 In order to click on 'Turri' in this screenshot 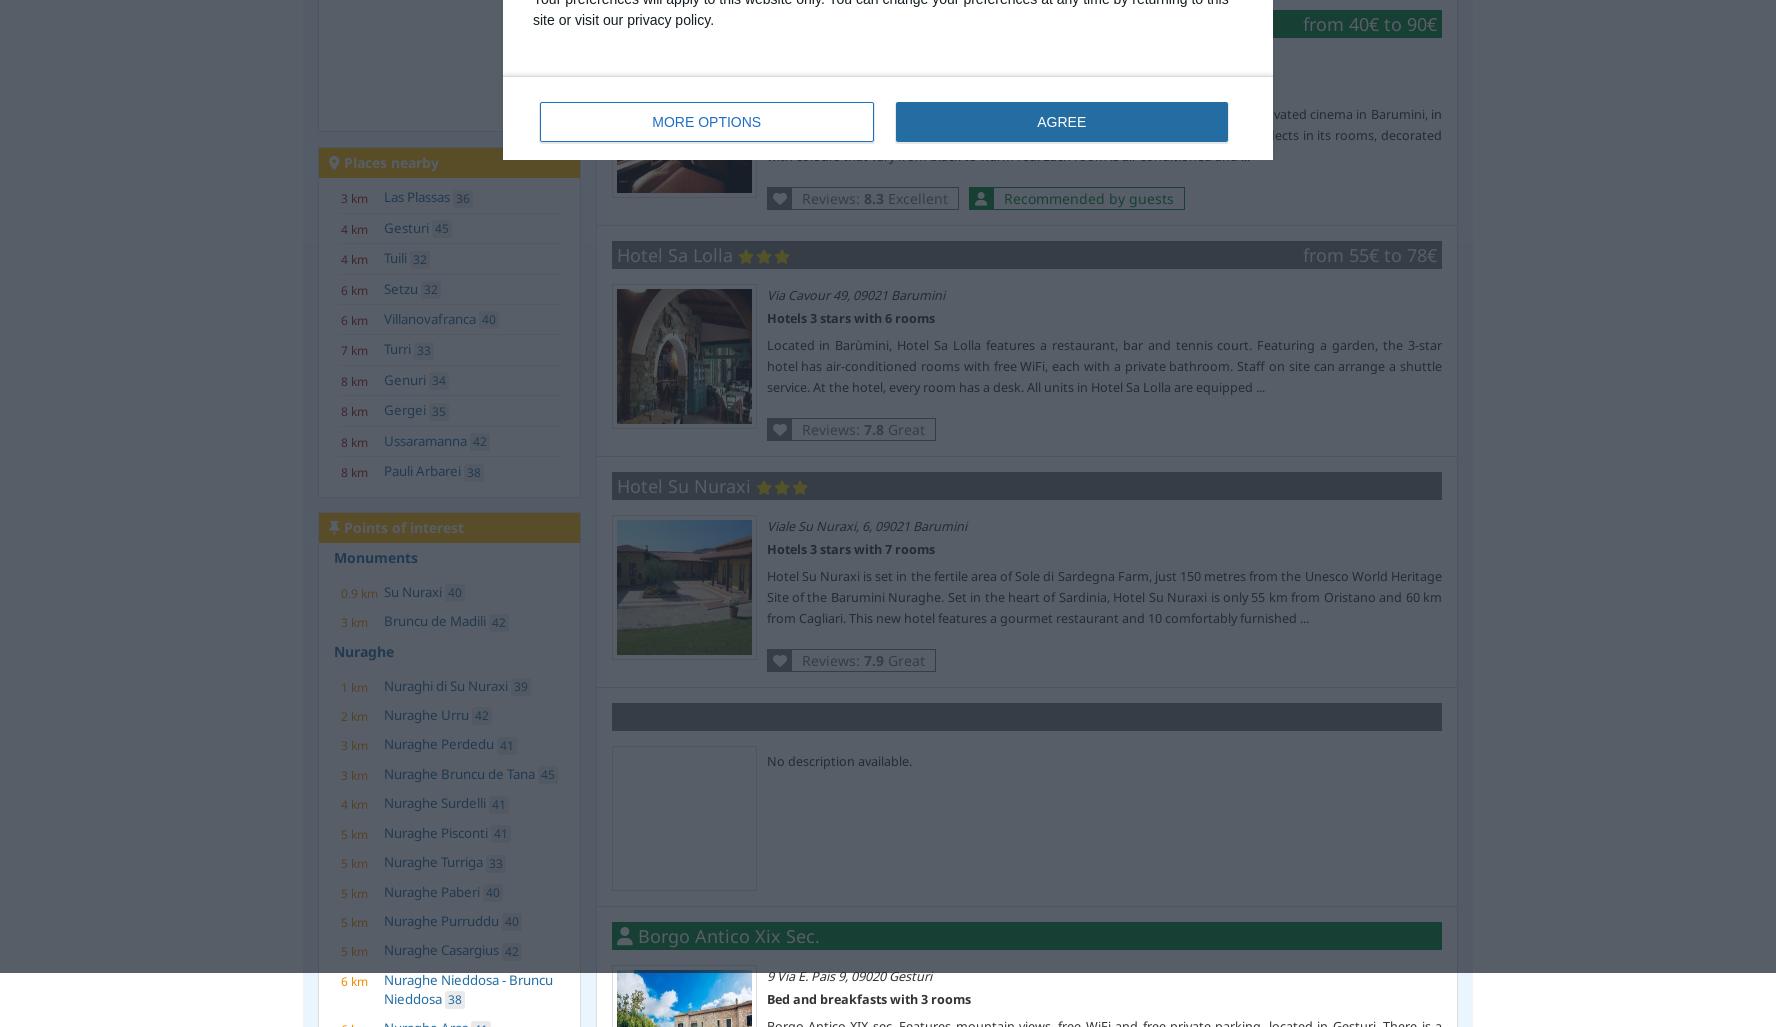, I will do `click(397, 348)`.